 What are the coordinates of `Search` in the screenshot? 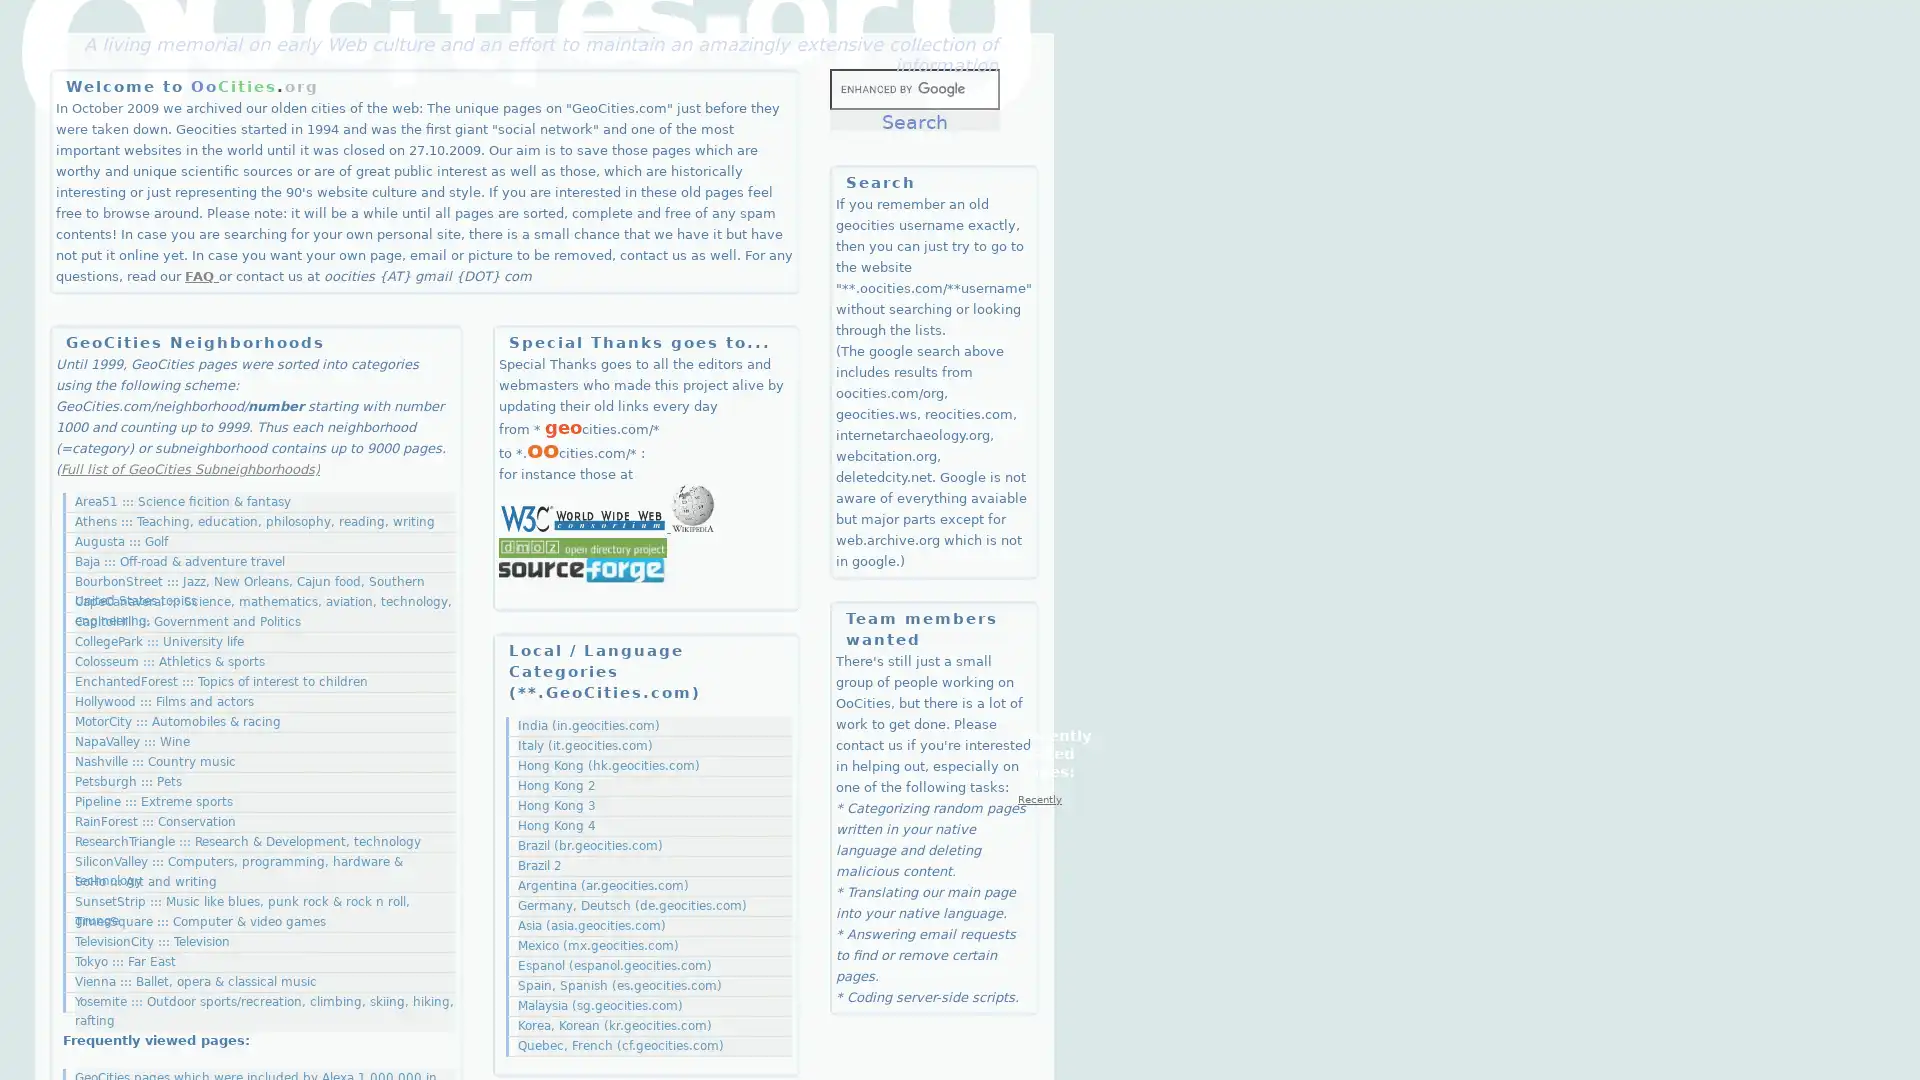 It's located at (914, 120).